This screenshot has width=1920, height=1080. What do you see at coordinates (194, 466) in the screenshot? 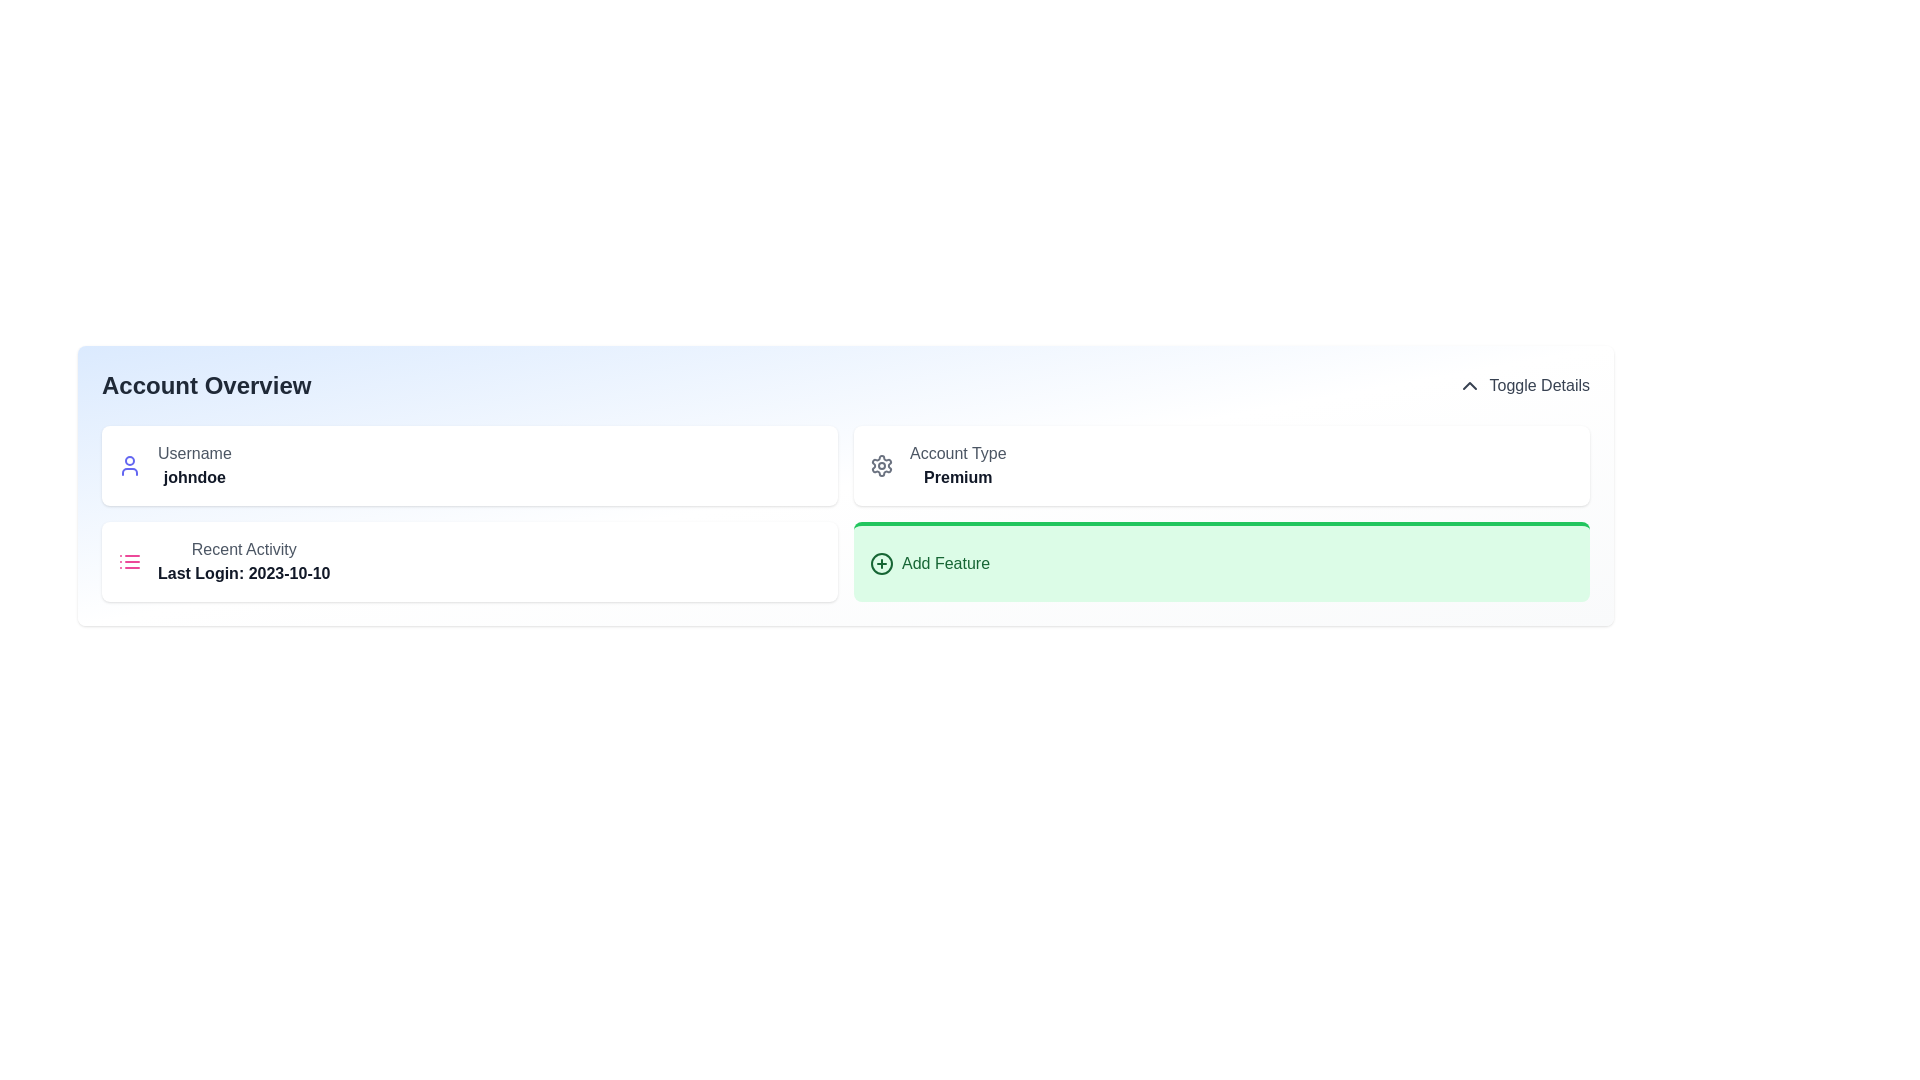
I see `the 'Username' text element which displays 'johndoe' in bold black font, located prominently at the top left of the interface within a white card styled element` at bounding box center [194, 466].